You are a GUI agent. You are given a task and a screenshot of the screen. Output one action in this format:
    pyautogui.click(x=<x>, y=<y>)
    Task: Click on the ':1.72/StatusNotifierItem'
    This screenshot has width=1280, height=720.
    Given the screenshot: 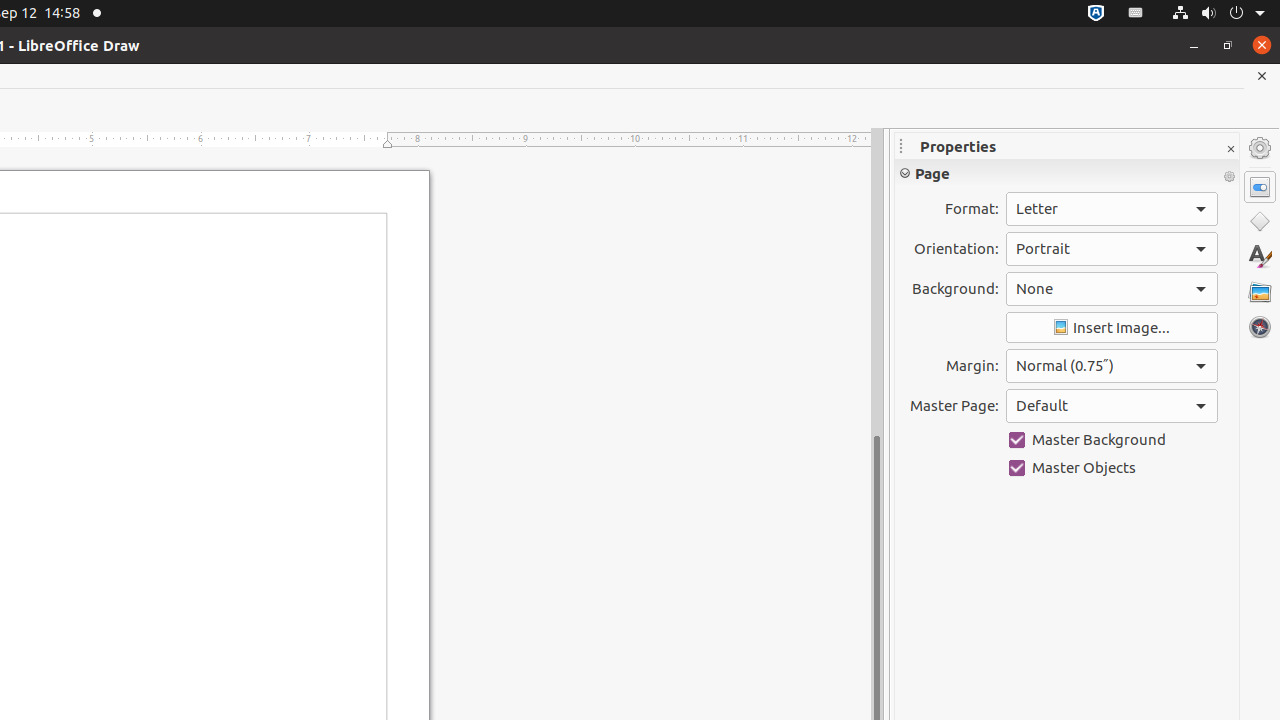 What is the action you would take?
    pyautogui.click(x=1094, y=13)
    